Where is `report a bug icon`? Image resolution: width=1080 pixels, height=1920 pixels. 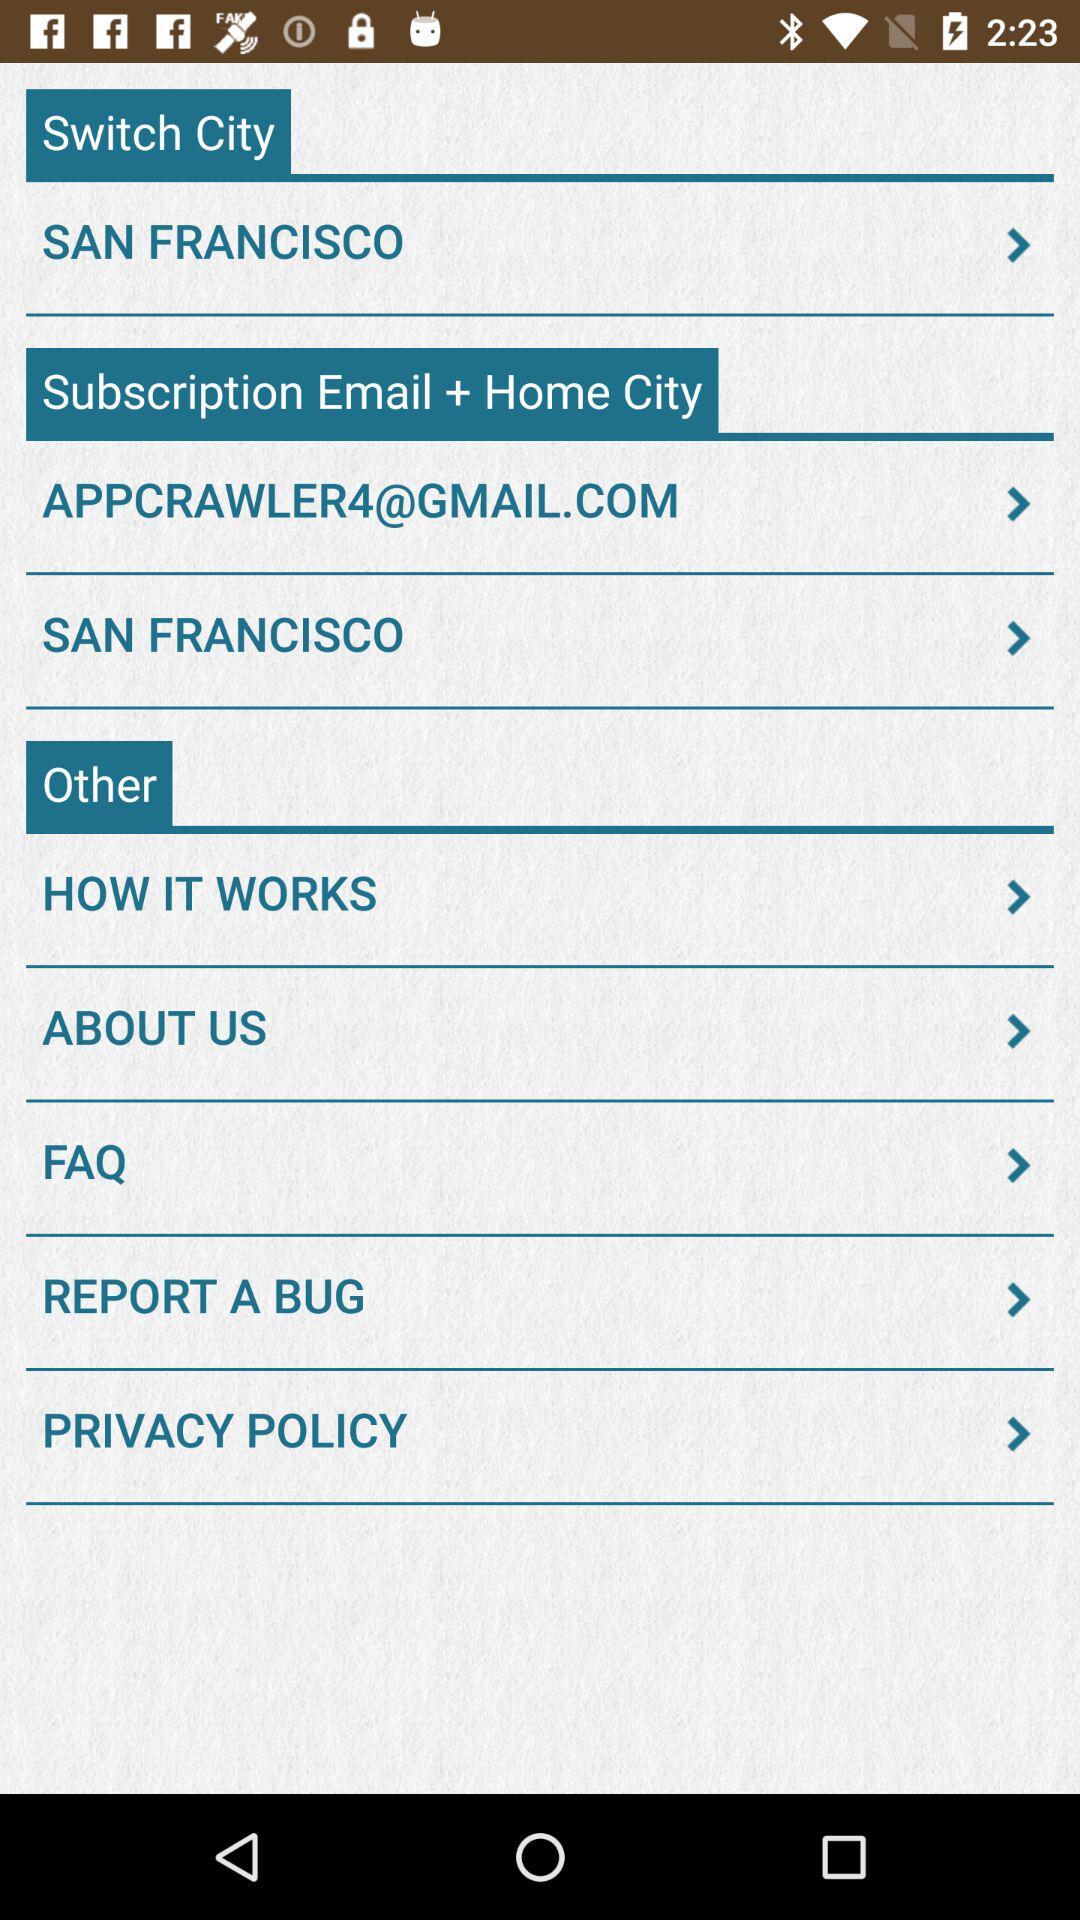
report a bug icon is located at coordinates (540, 1299).